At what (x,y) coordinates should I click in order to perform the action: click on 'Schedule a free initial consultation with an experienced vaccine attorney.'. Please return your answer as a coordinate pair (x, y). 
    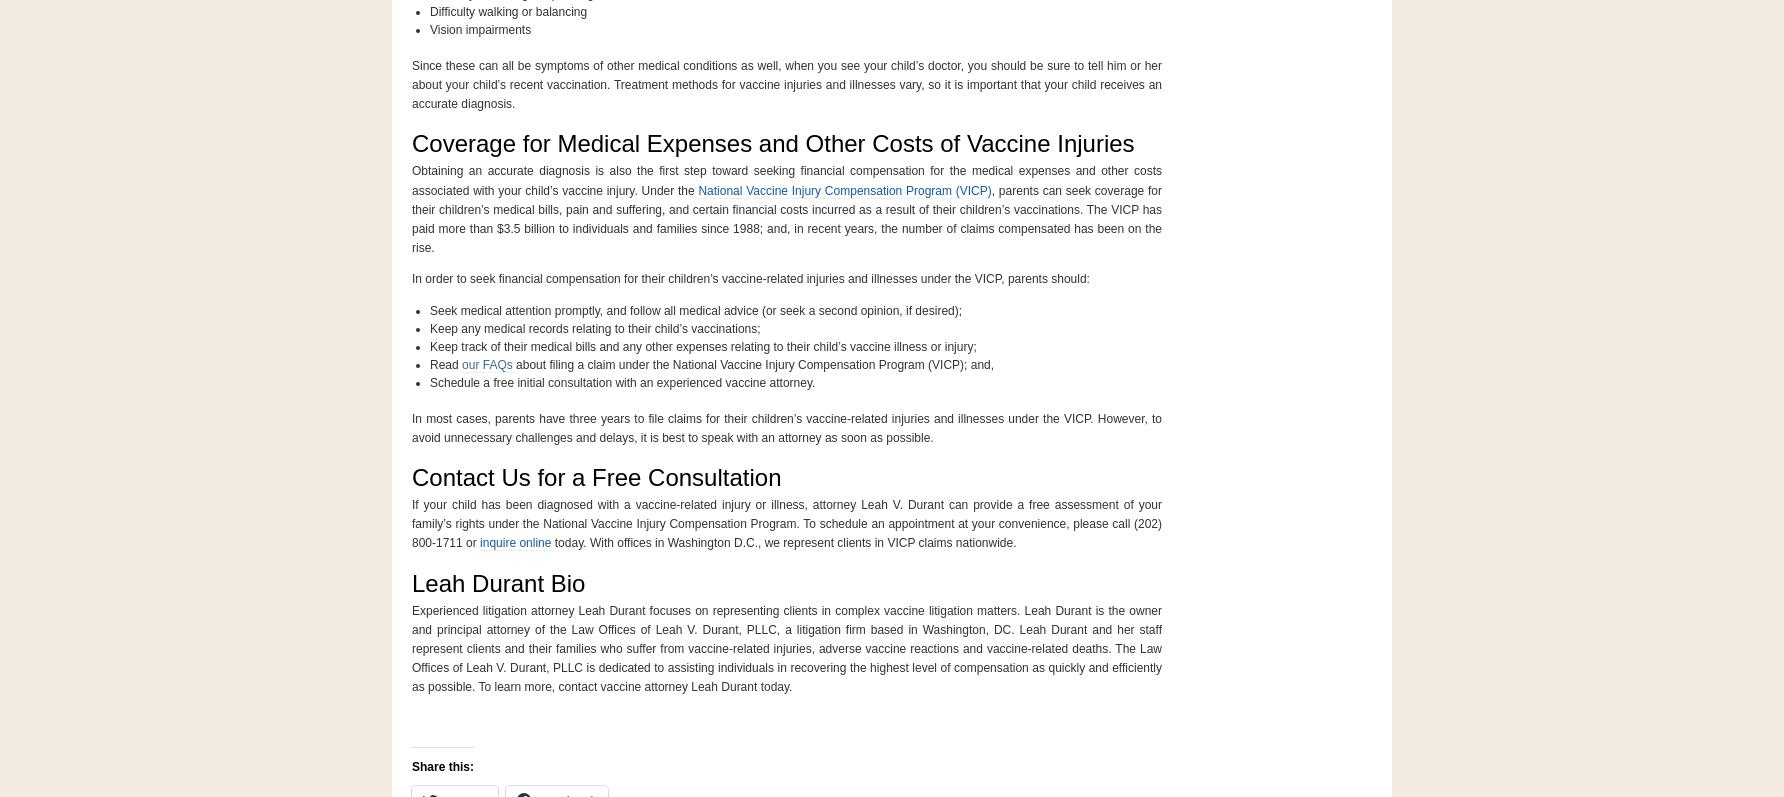
    Looking at the image, I should click on (621, 381).